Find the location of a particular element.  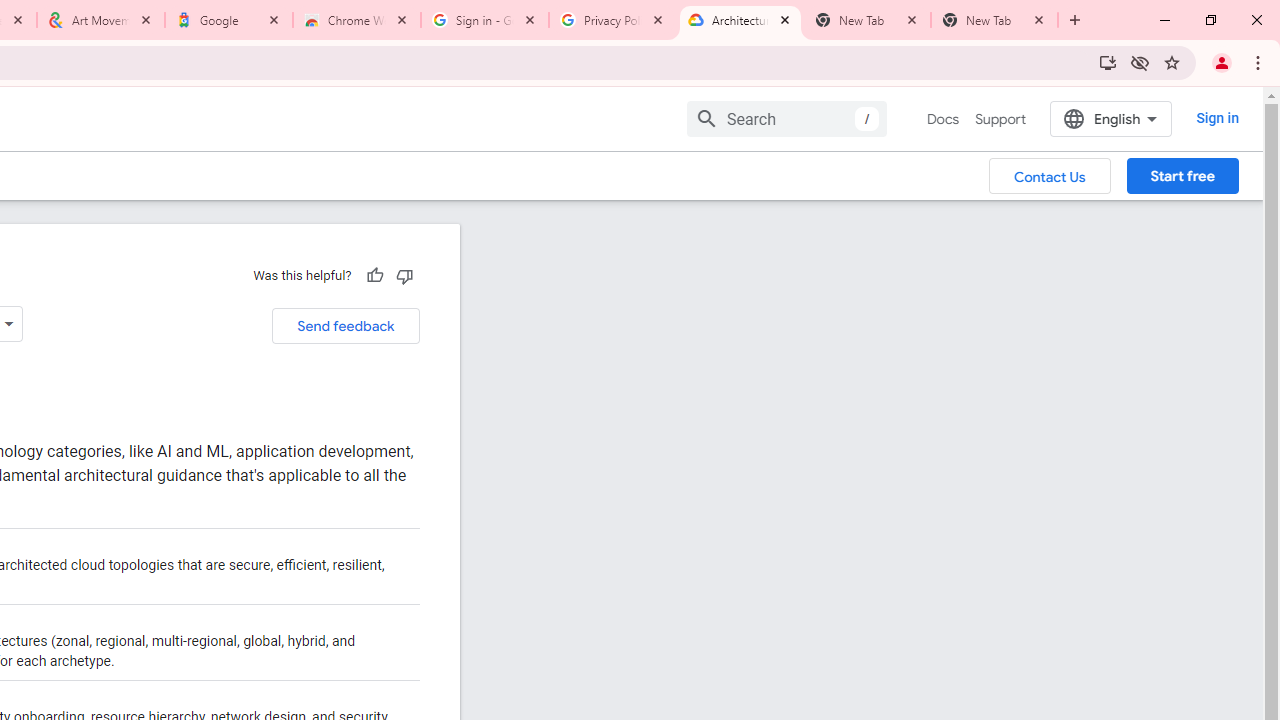

'Docs, selected' is located at coordinates (941, 119).